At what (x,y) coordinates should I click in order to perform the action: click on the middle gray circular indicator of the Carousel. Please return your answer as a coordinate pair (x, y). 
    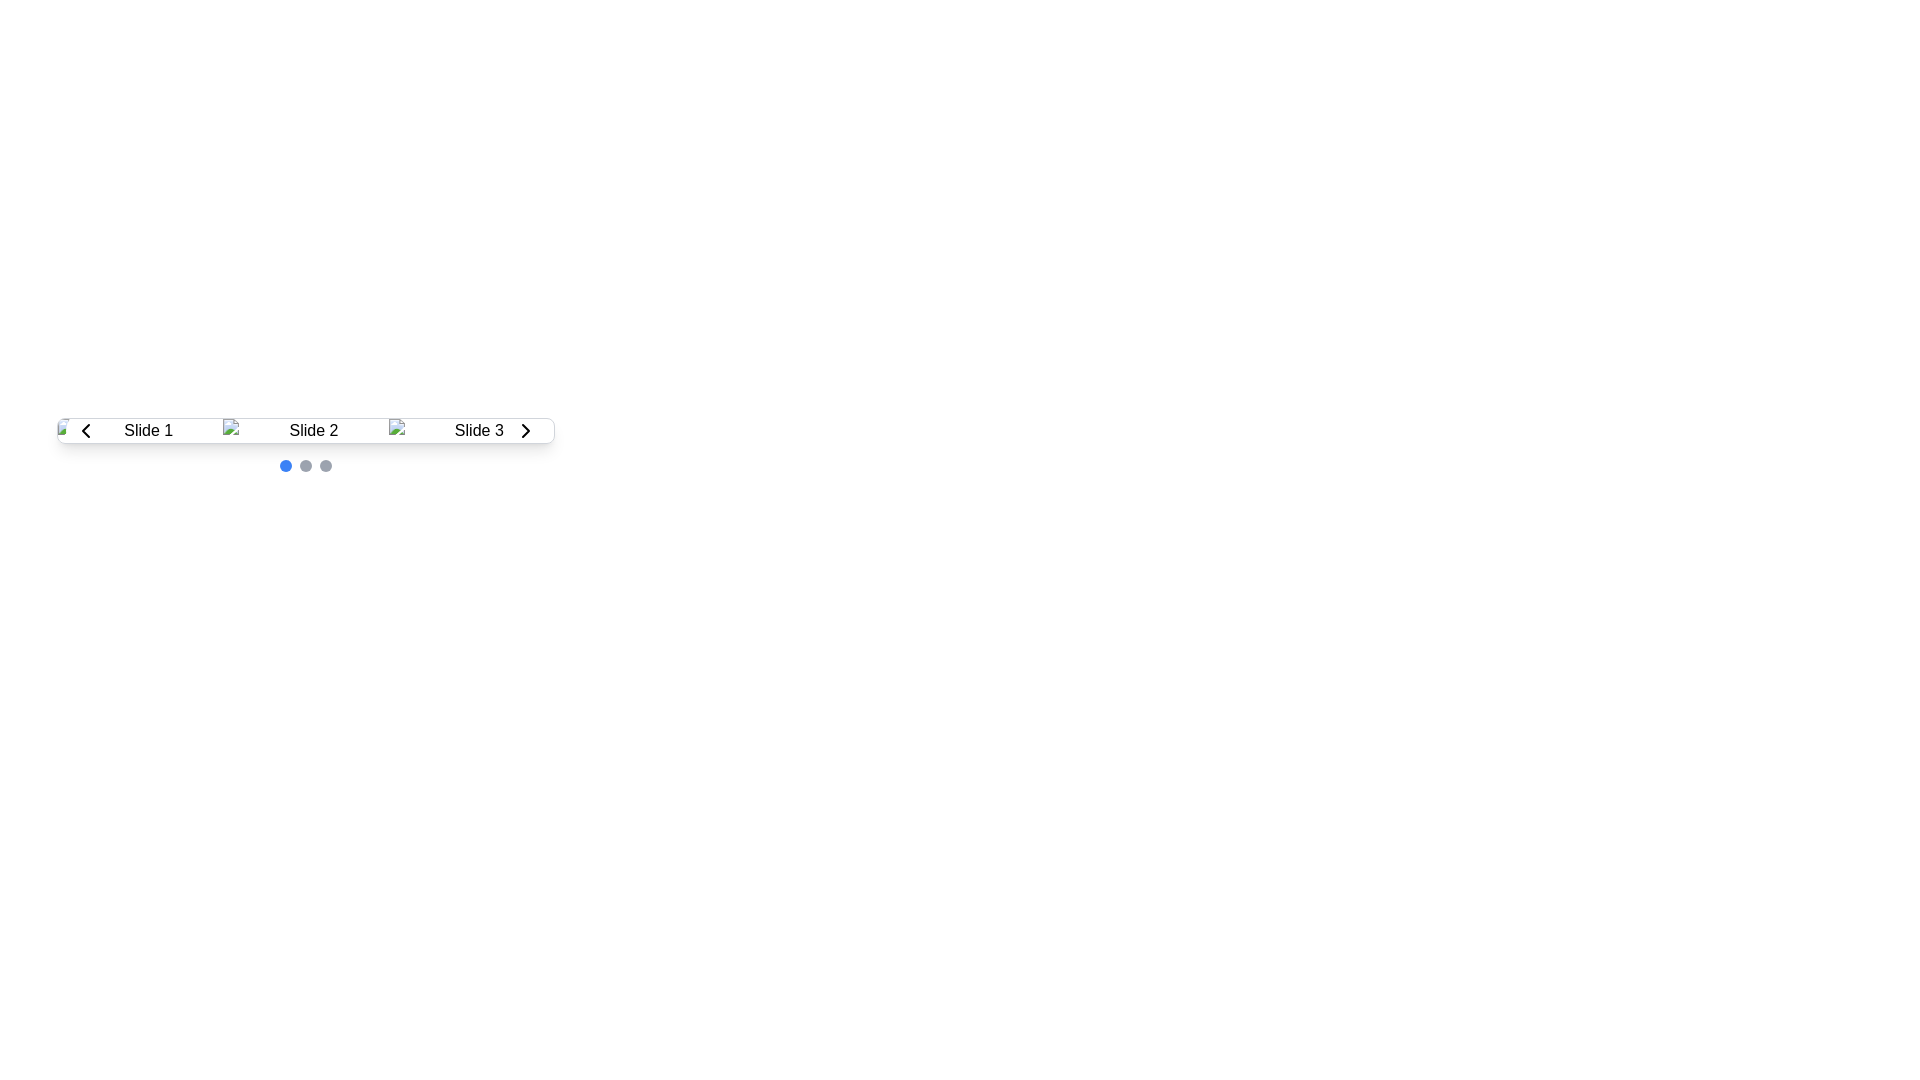
    Looking at the image, I should click on (305, 466).